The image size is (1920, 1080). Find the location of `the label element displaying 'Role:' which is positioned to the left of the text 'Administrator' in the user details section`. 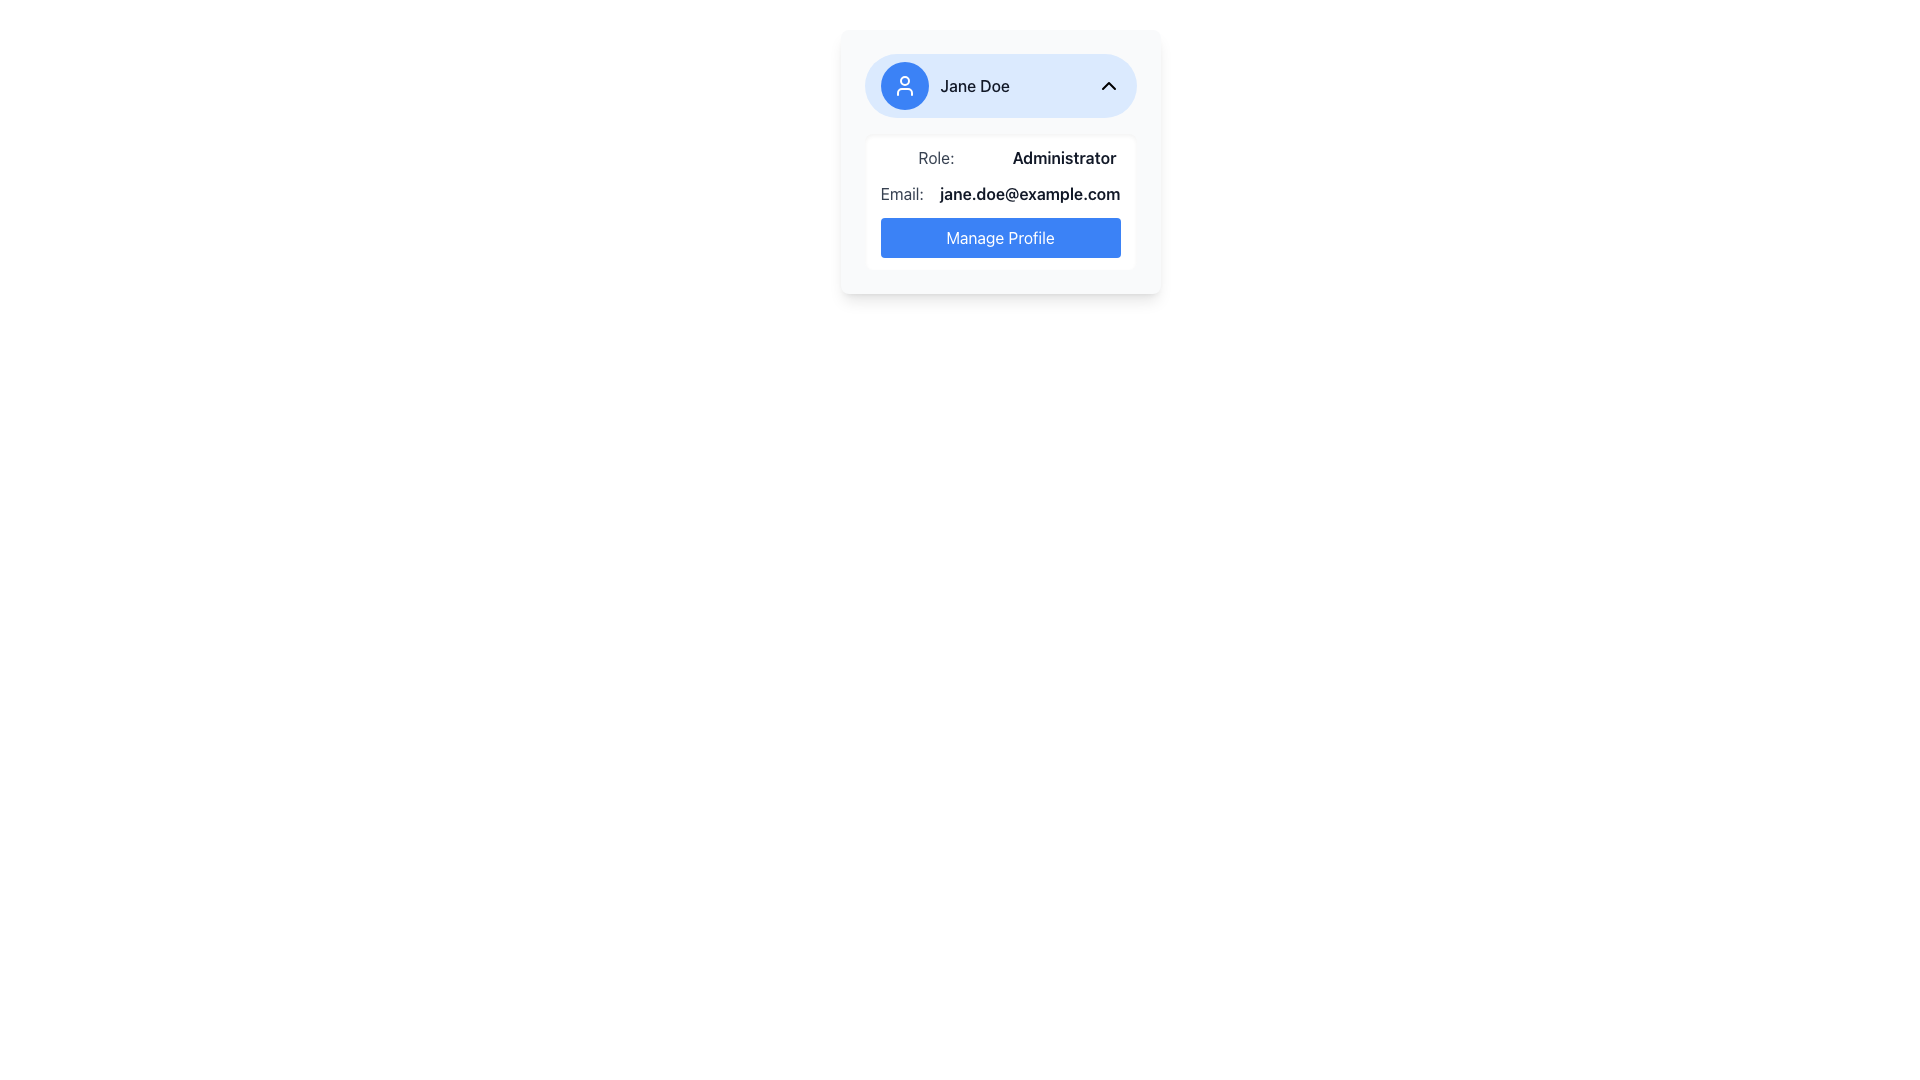

the label element displaying 'Role:' which is positioned to the left of the text 'Administrator' in the user details section is located at coordinates (935, 157).